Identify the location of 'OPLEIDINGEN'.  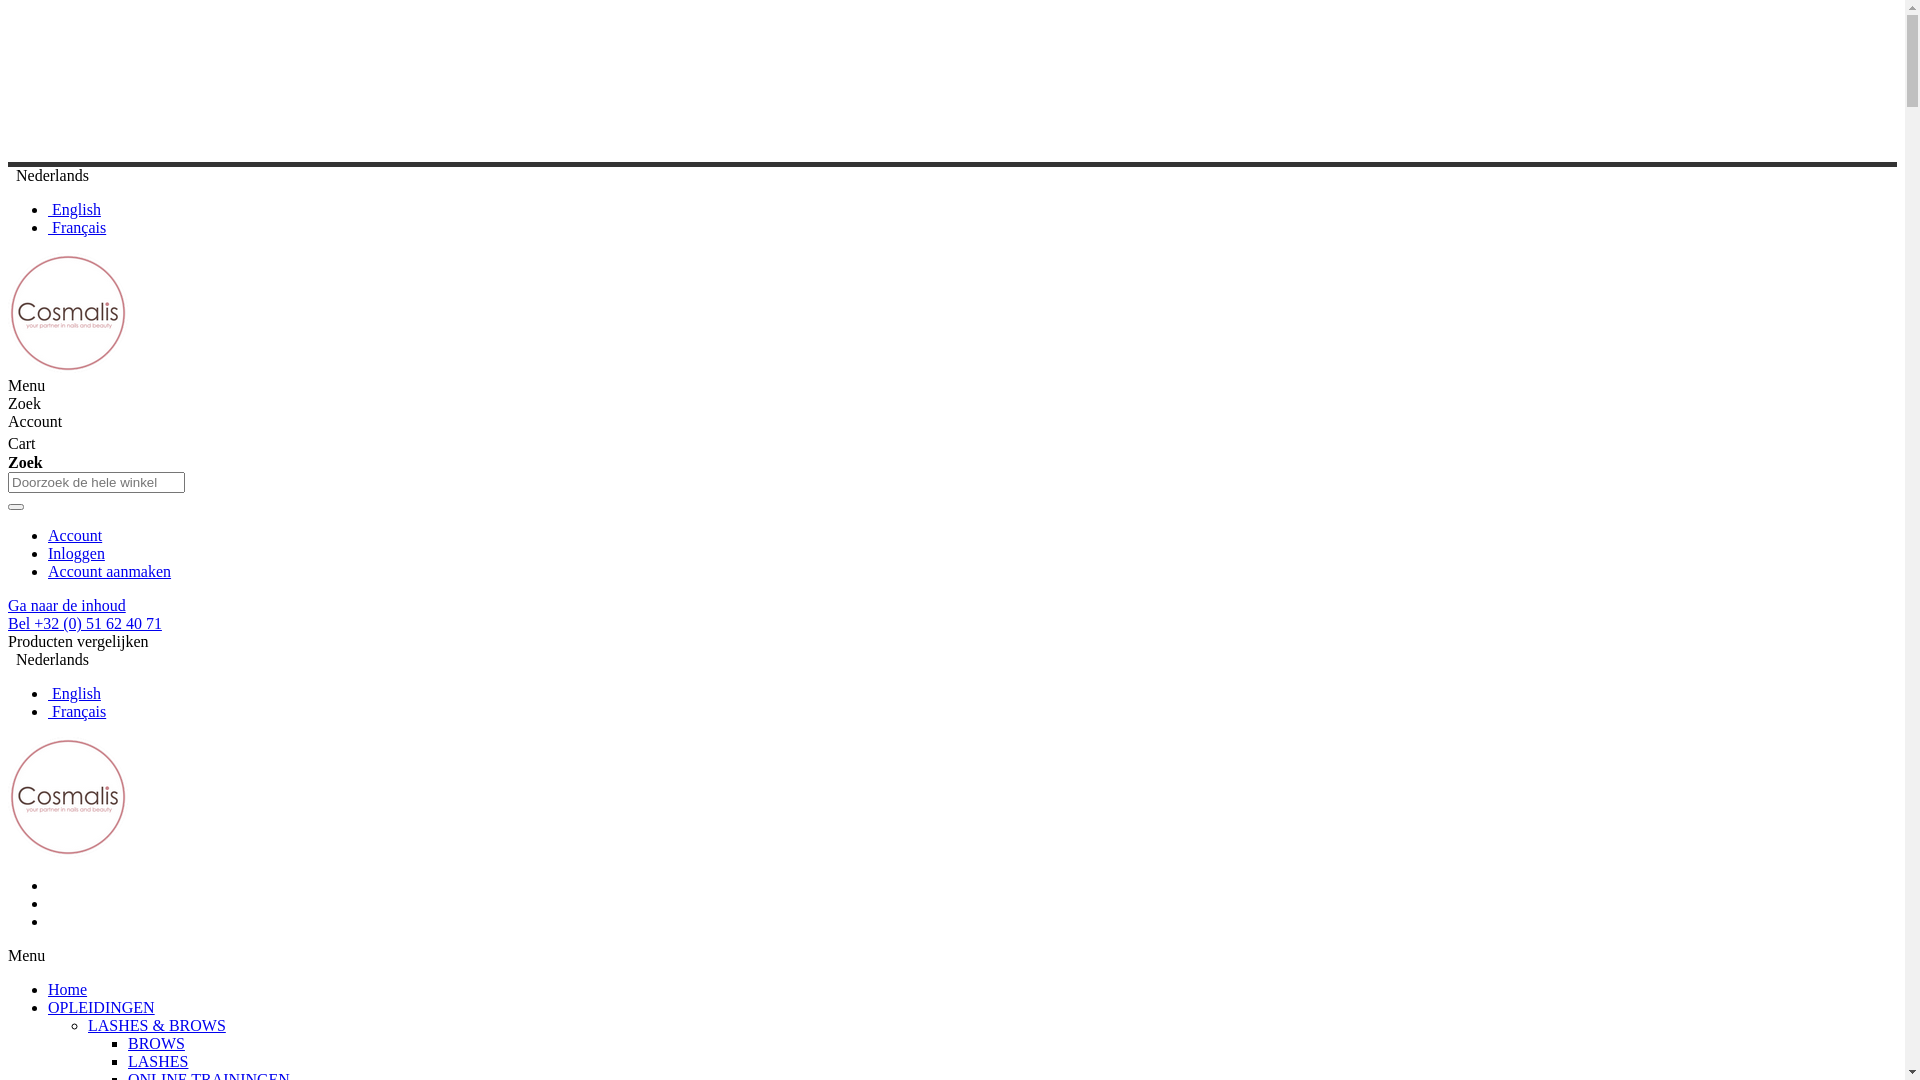
(48, 1007).